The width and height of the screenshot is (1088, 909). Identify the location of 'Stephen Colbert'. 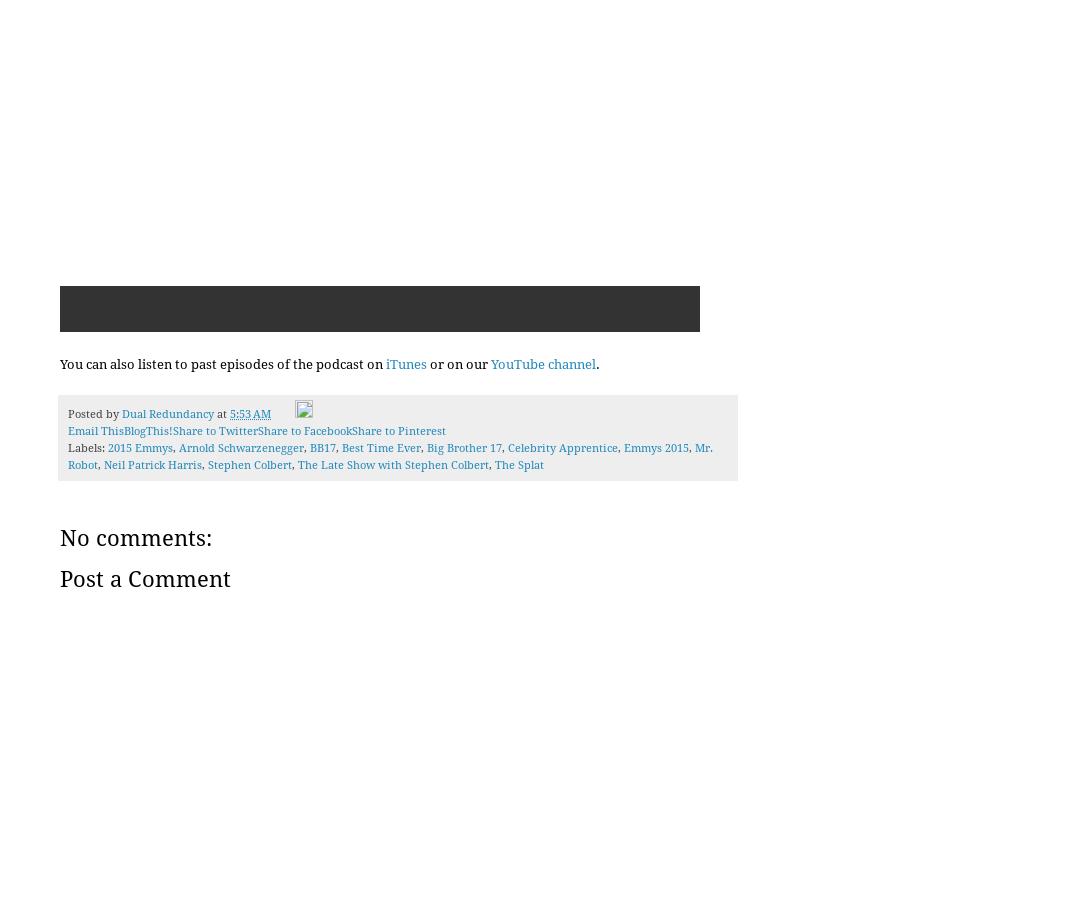
(207, 465).